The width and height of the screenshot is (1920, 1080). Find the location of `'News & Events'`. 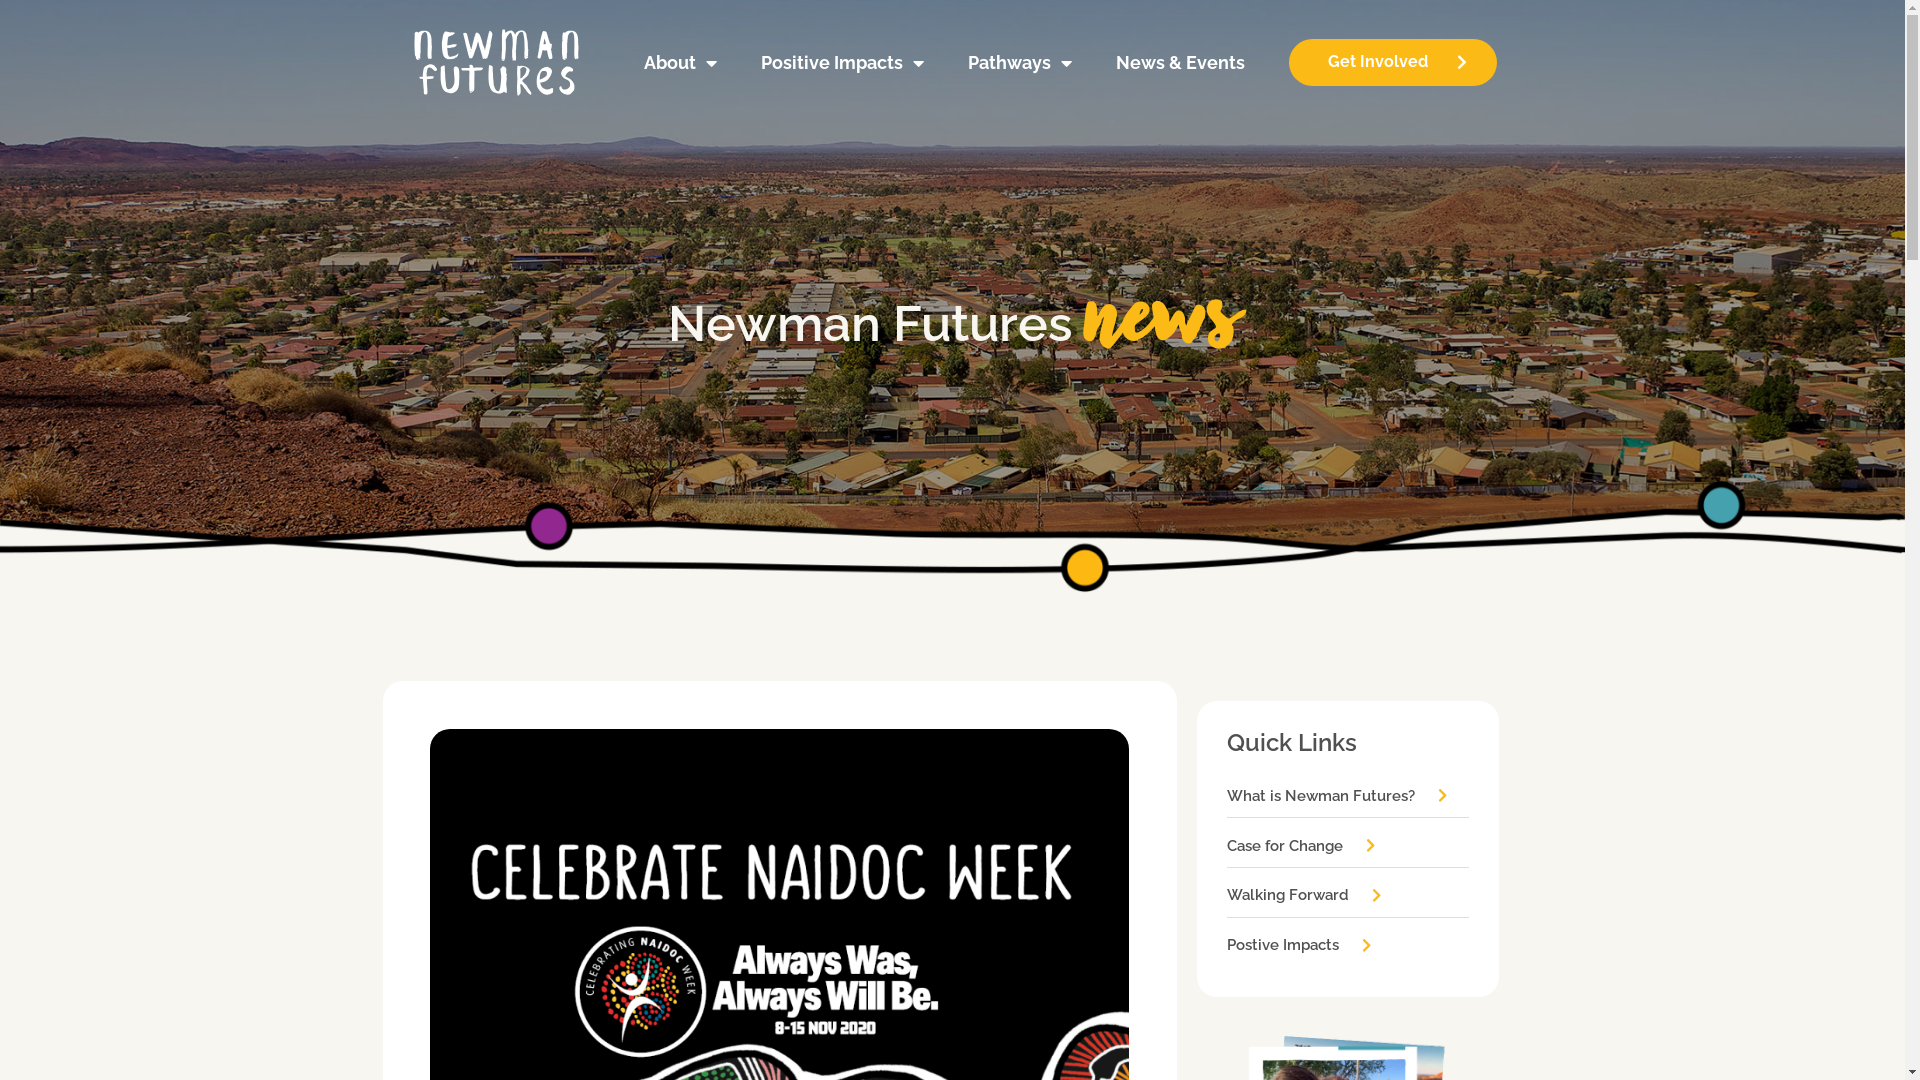

'News & Events' is located at coordinates (1180, 61).